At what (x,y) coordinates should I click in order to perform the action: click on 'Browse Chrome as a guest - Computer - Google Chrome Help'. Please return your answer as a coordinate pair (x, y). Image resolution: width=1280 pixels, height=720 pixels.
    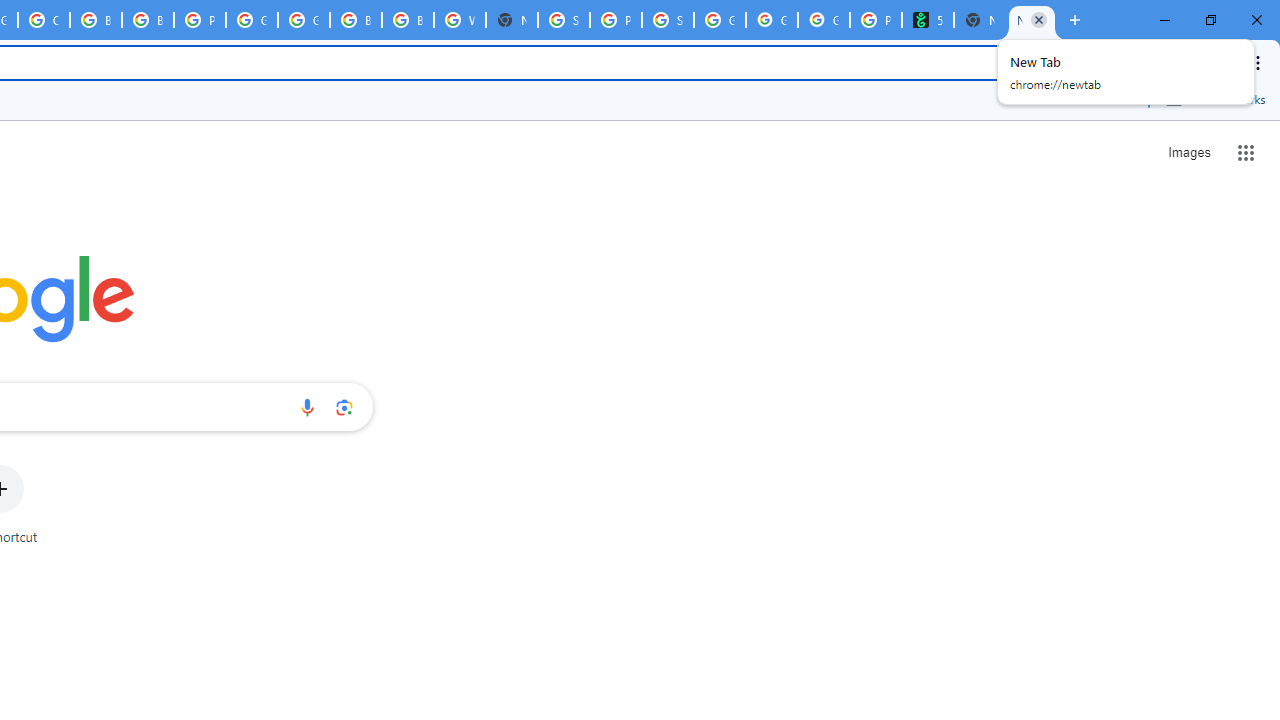
    Looking at the image, I should click on (146, 20).